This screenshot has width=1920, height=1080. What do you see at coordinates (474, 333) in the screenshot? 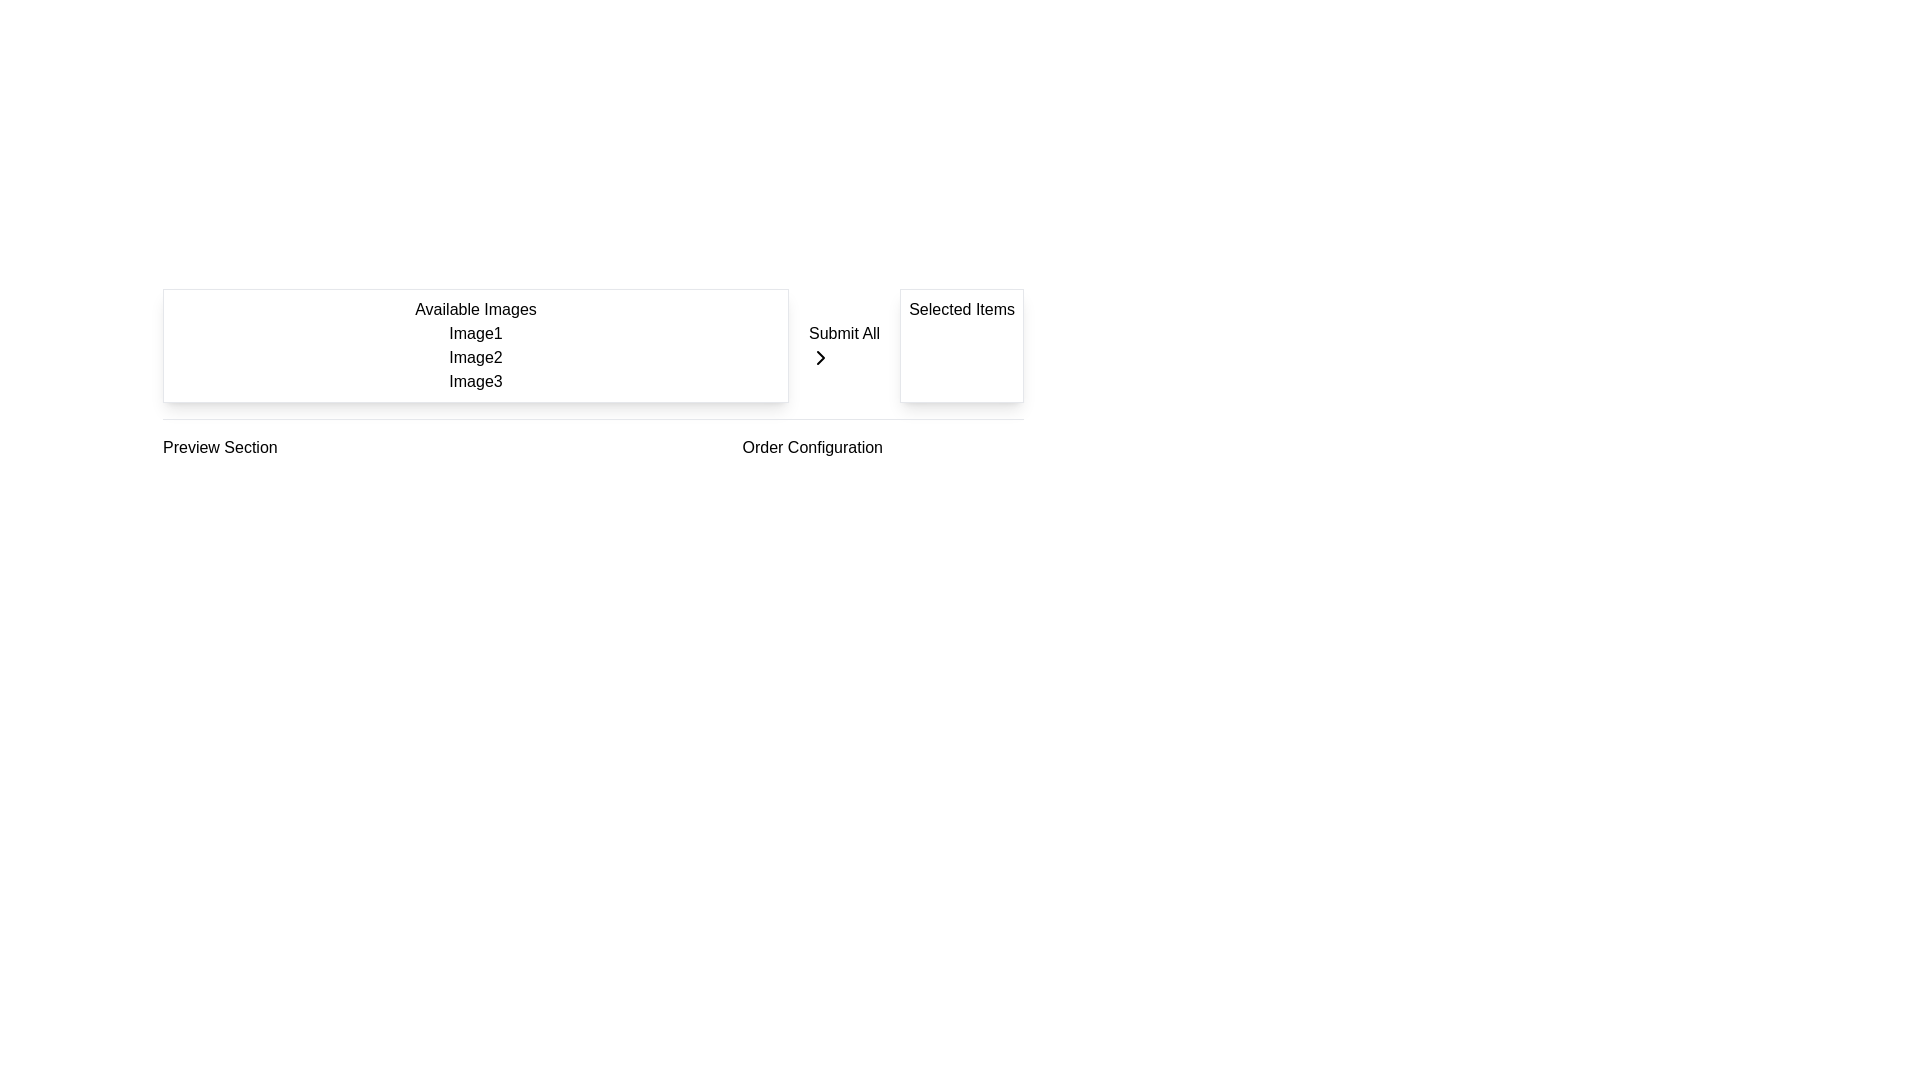
I see `the image named Image1 in the 'Available Images' list` at bounding box center [474, 333].